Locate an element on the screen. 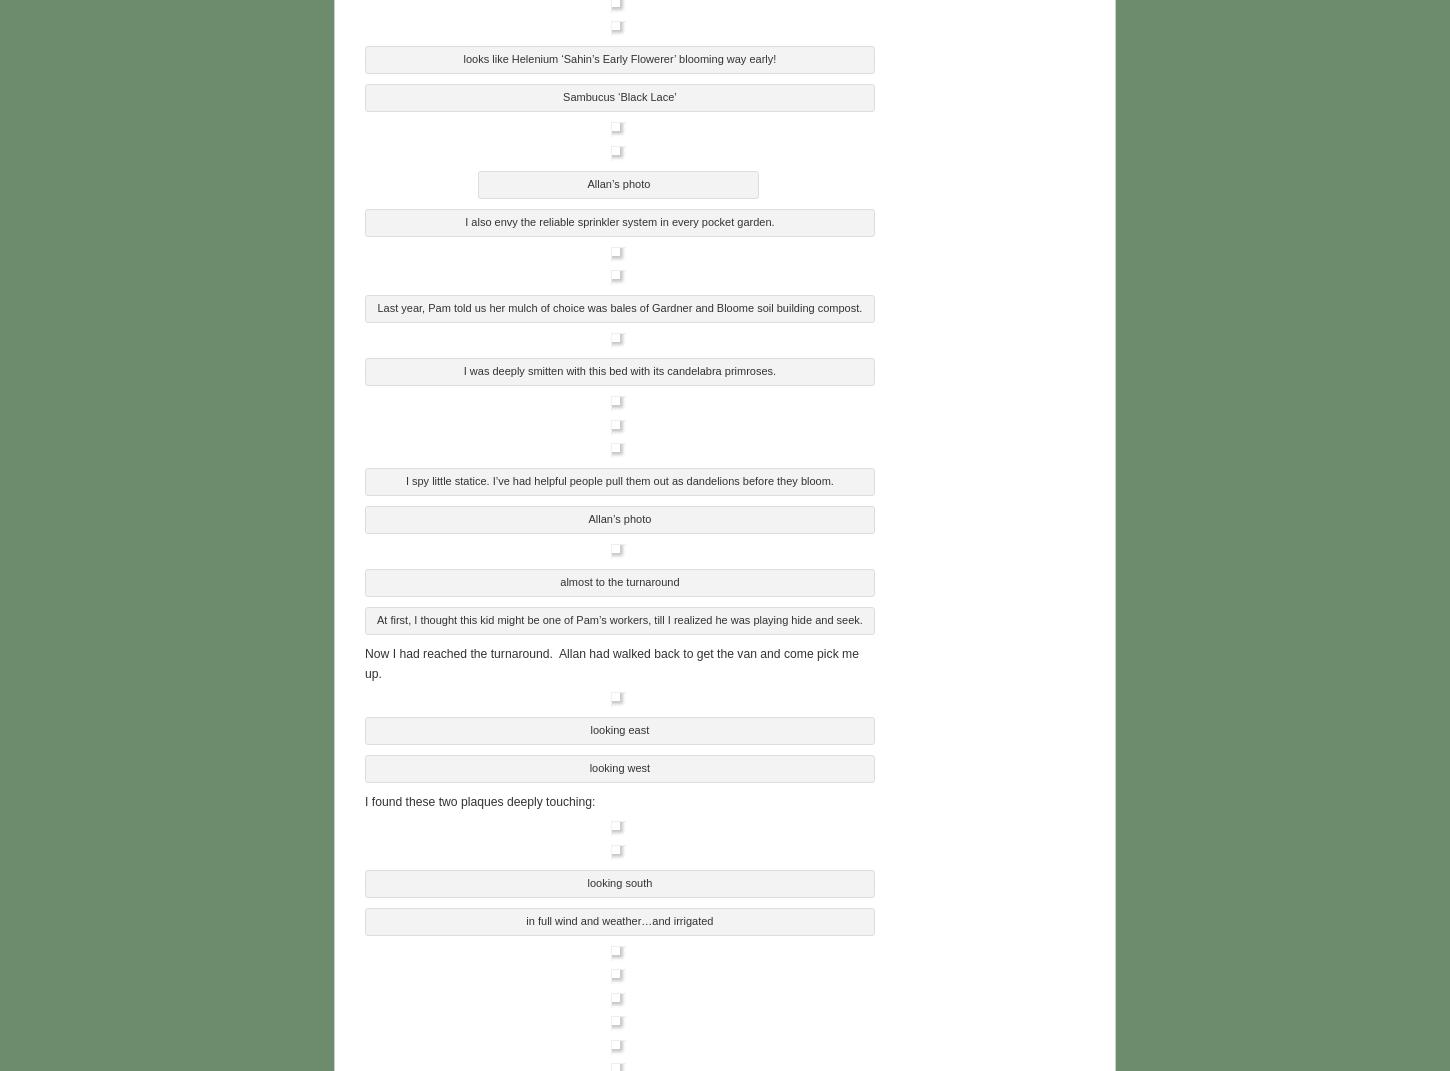  'I was deeply smitten with this bed with its candelabra primroses.' is located at coordinates (618, 367).